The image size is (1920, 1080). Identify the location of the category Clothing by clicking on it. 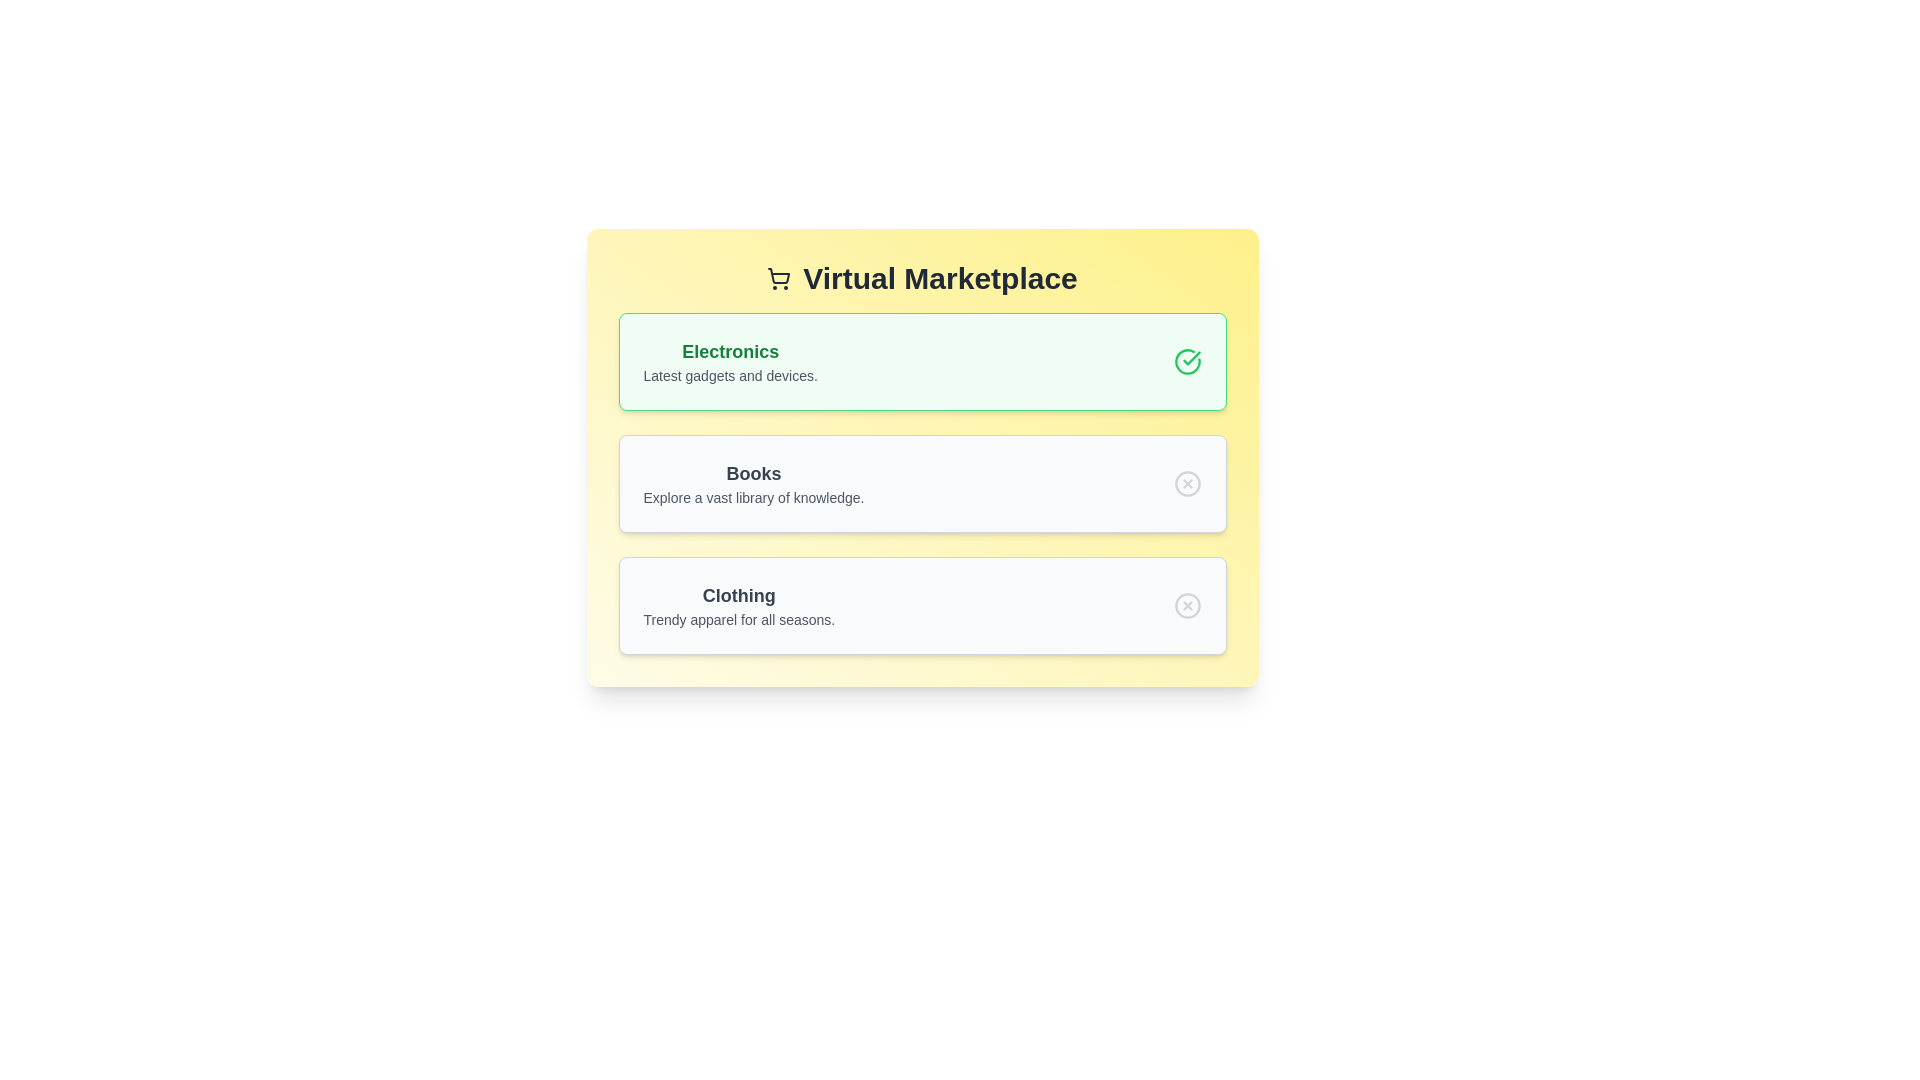
(921, 604).